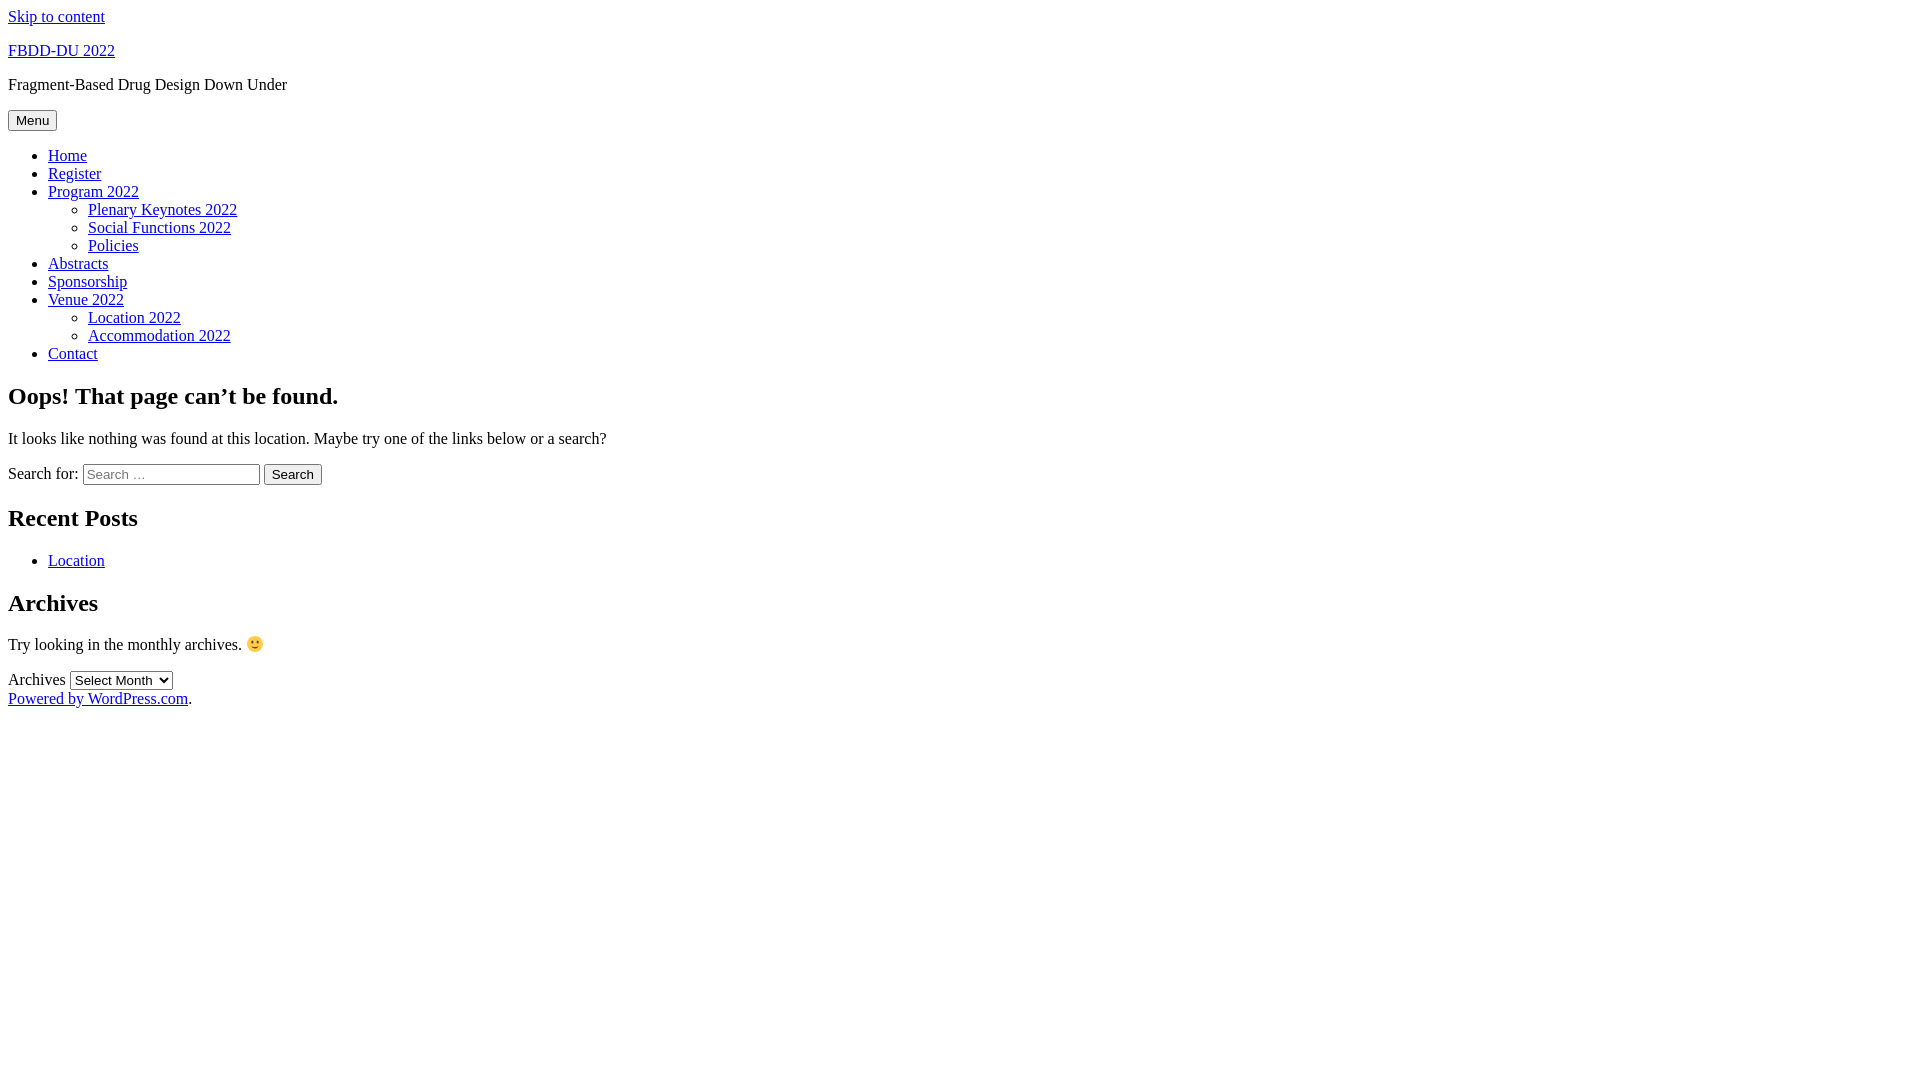  What do you see at coordinates (56, 16) in the screenshot?
I see `'Skip to content'` at bounding box center [56, 16].